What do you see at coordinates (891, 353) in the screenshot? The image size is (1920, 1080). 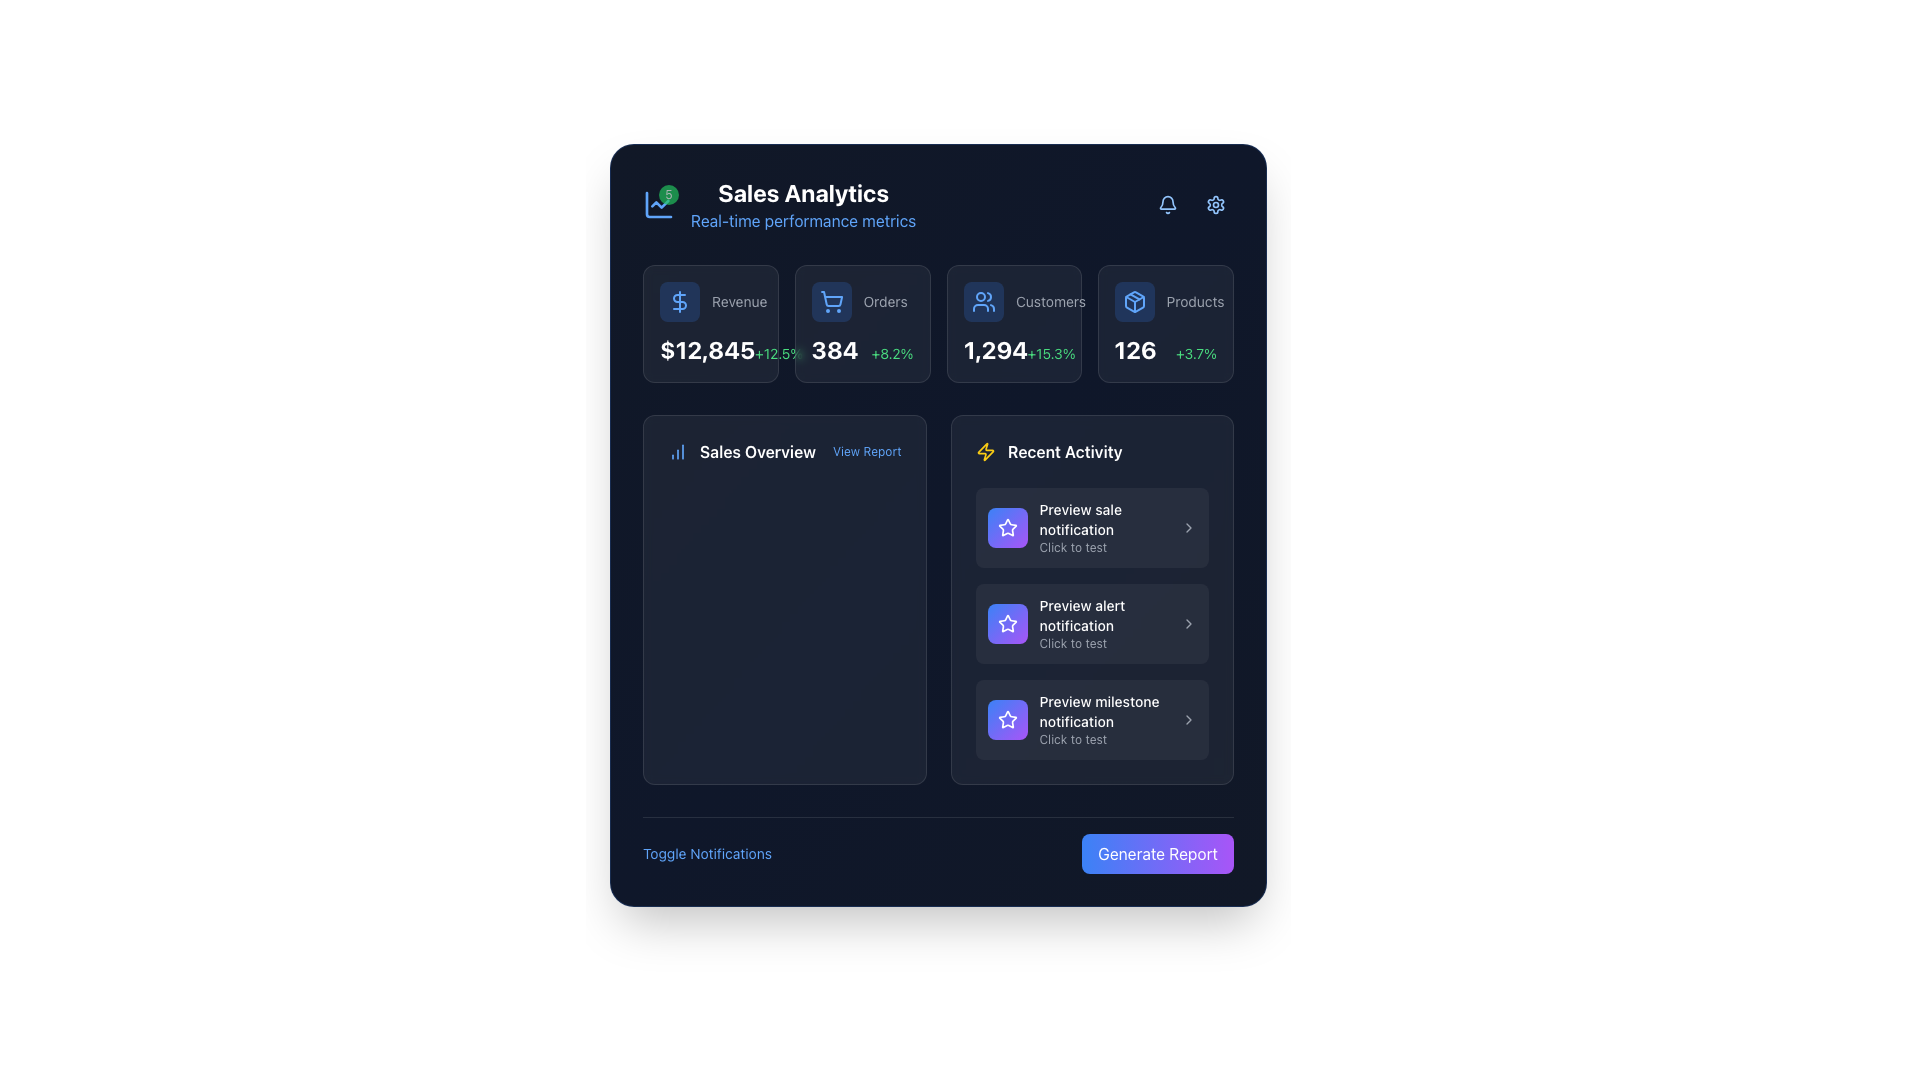 I see `the percentage change text display located to the right of '384' in the 'Orders' section` at bounding box center [891, 353].